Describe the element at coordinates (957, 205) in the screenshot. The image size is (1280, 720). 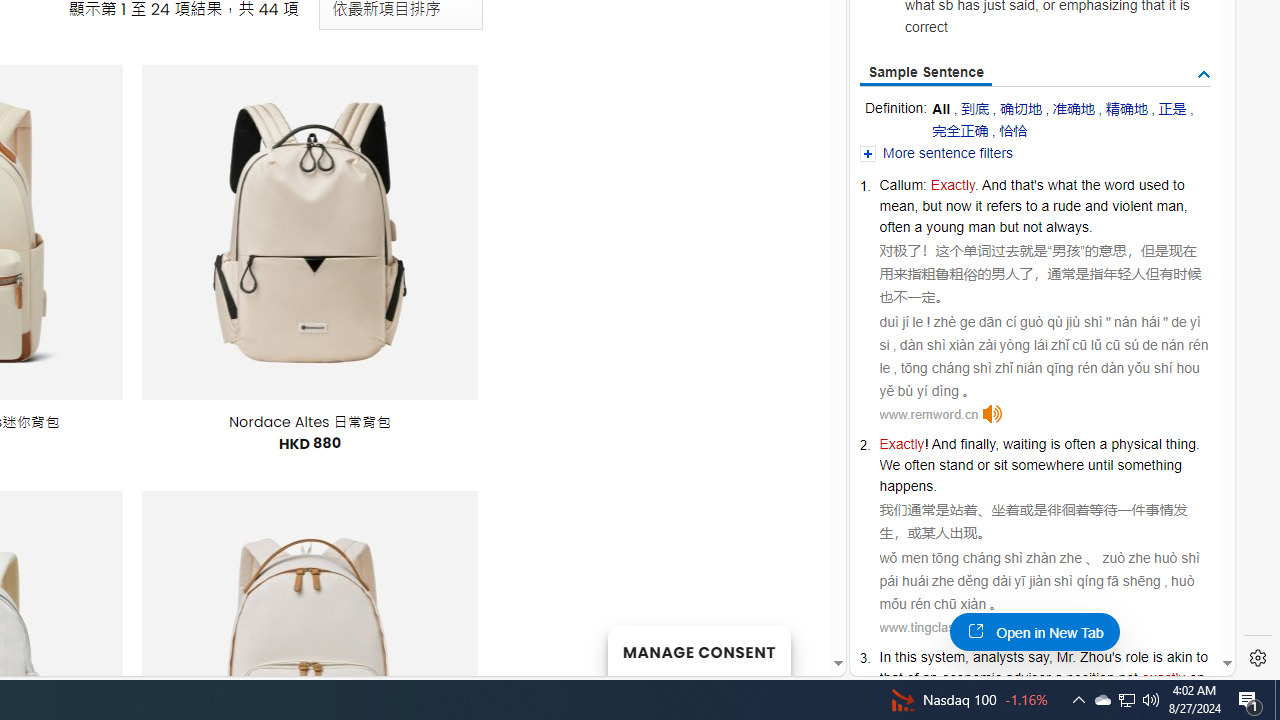
I see `'now'` at that location.